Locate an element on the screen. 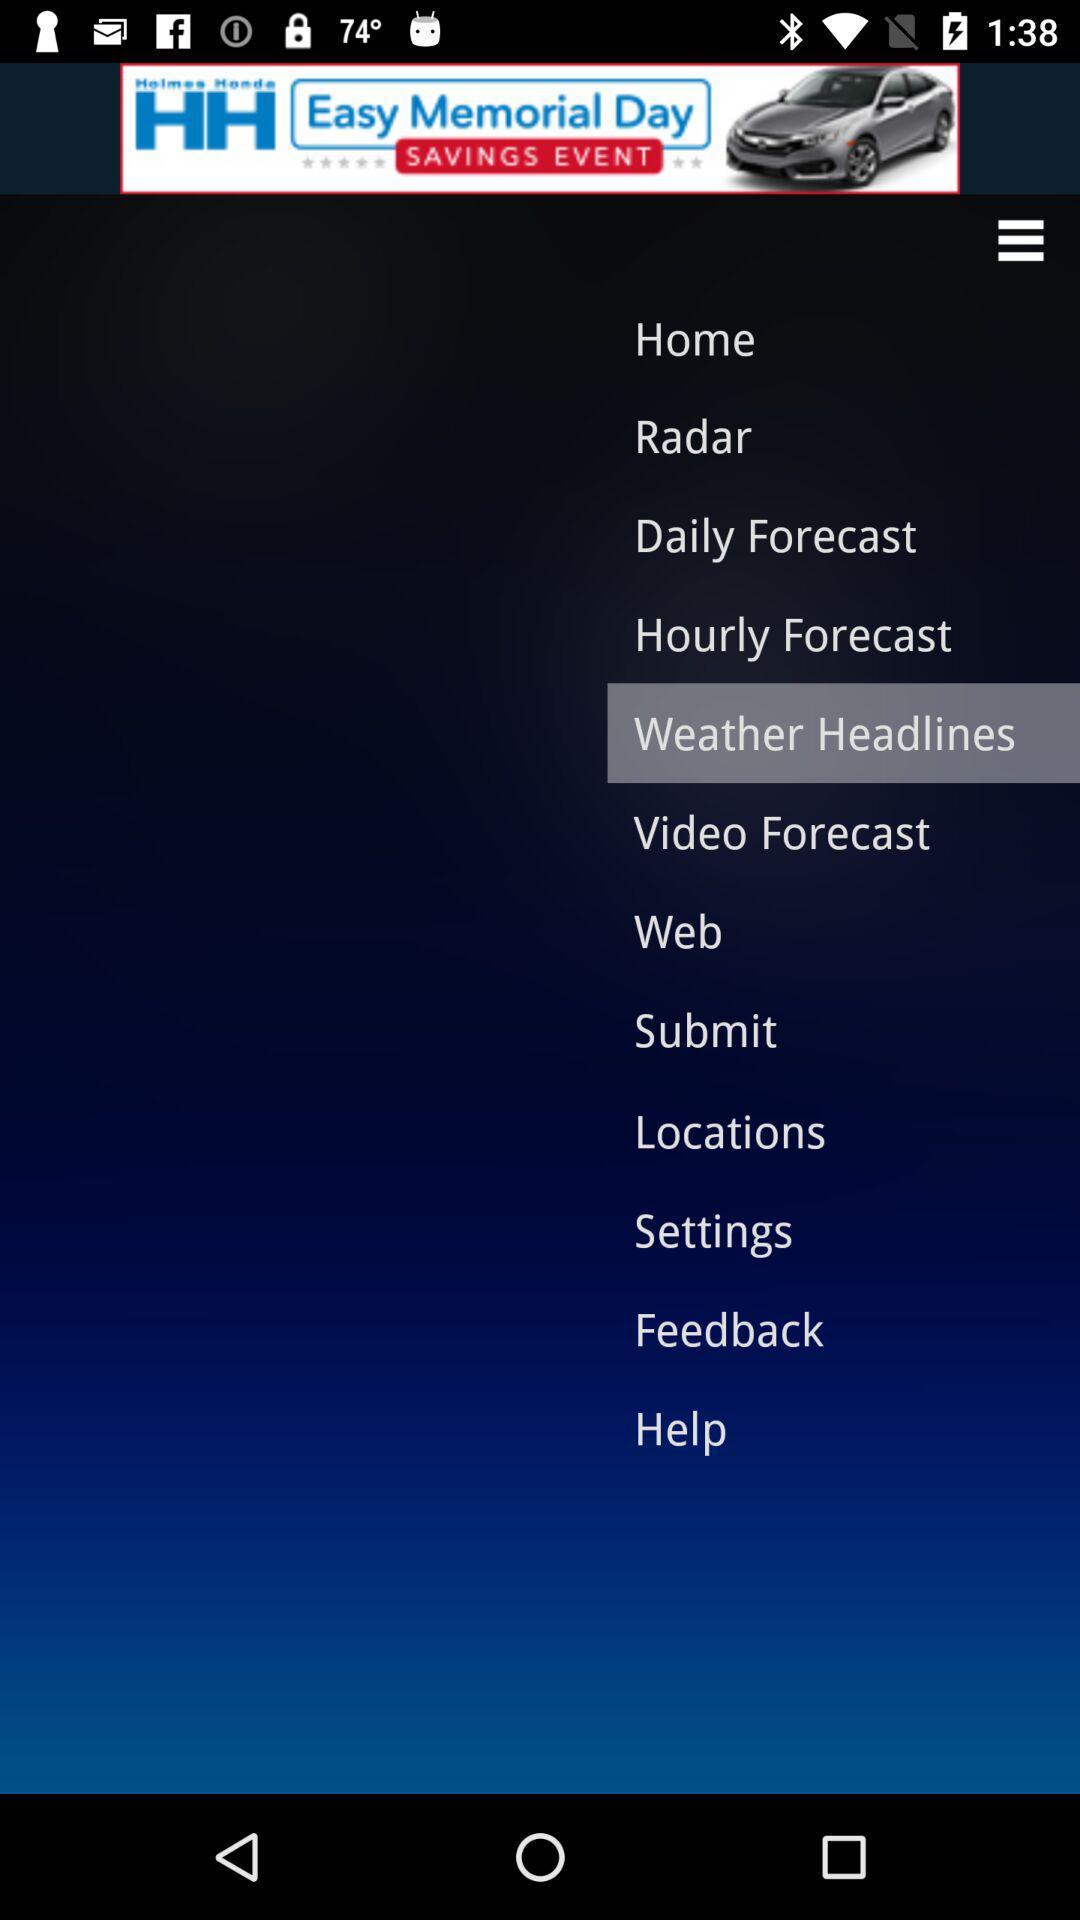  daily forecast item is located at coordinates (828, 534).